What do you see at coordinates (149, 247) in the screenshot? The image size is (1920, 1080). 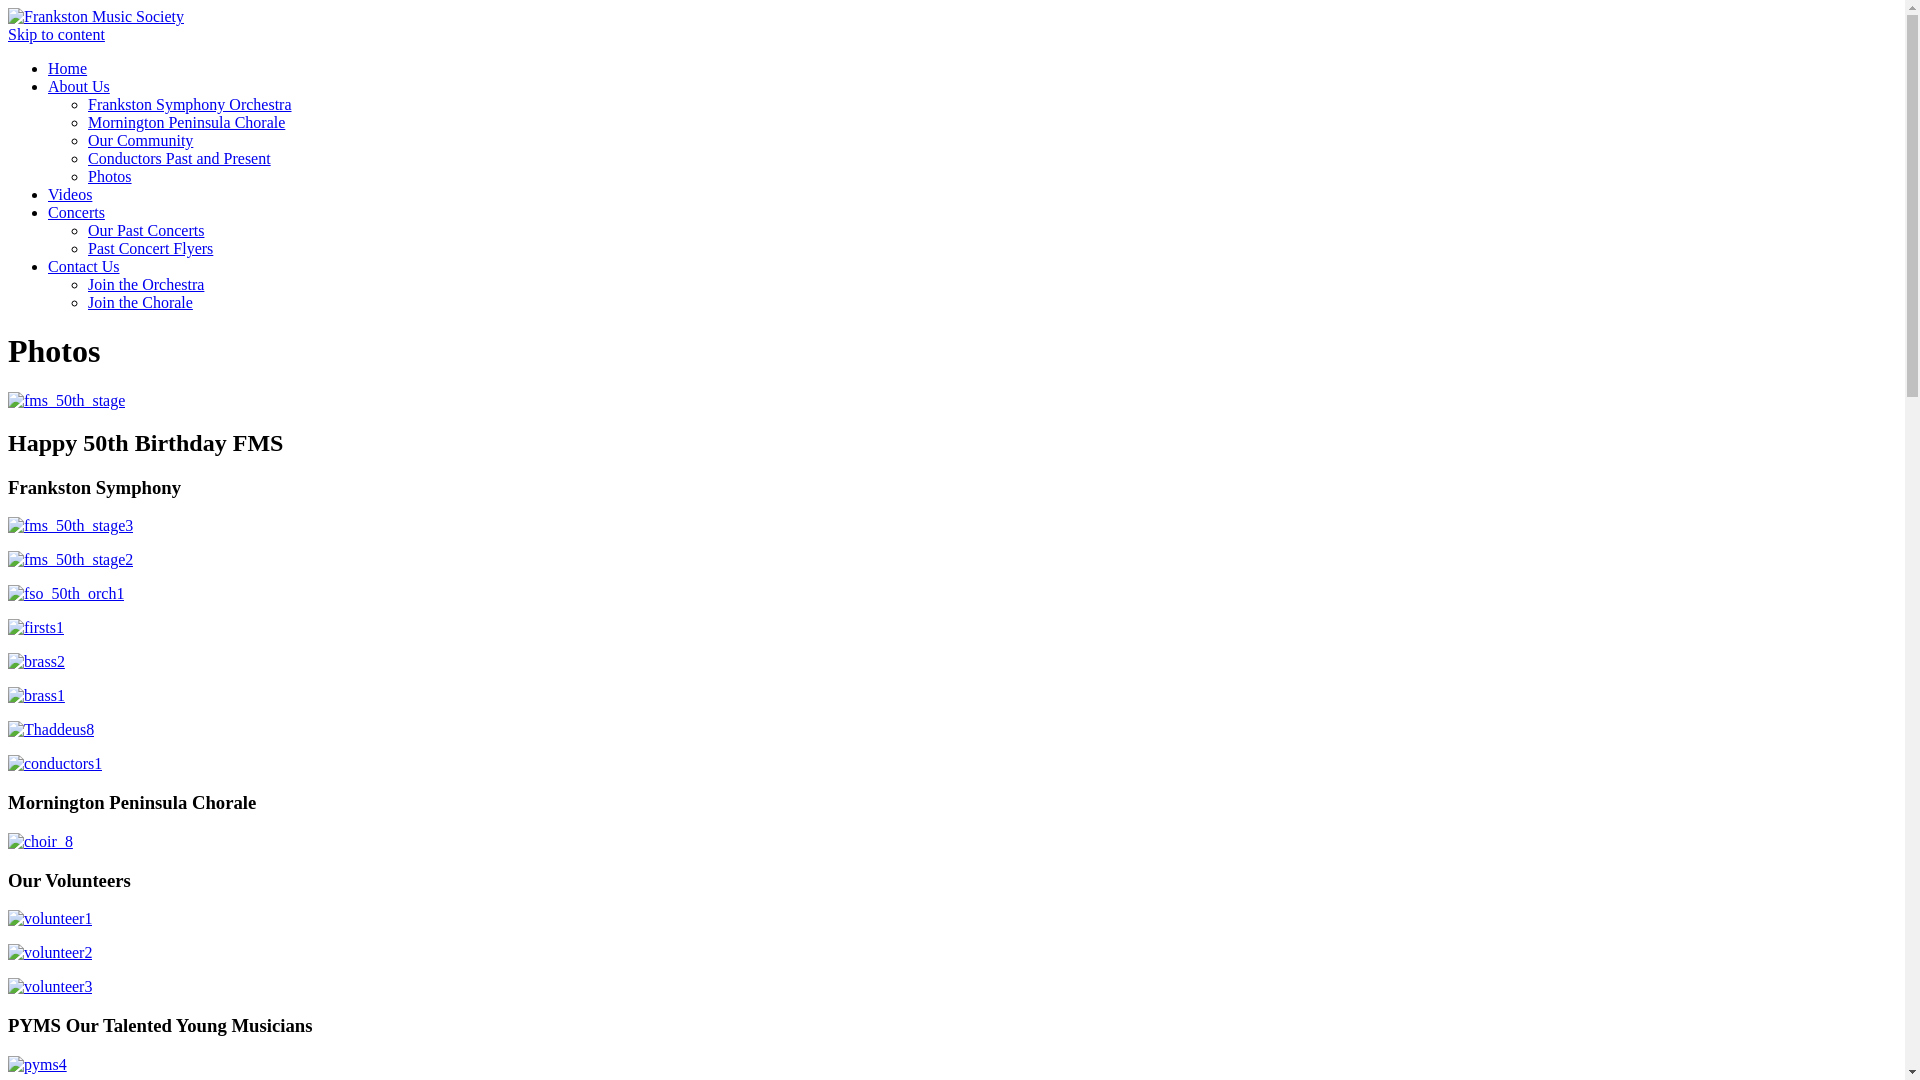 I see `'Past Concert Flyers'` at bounding box center [149, 247].